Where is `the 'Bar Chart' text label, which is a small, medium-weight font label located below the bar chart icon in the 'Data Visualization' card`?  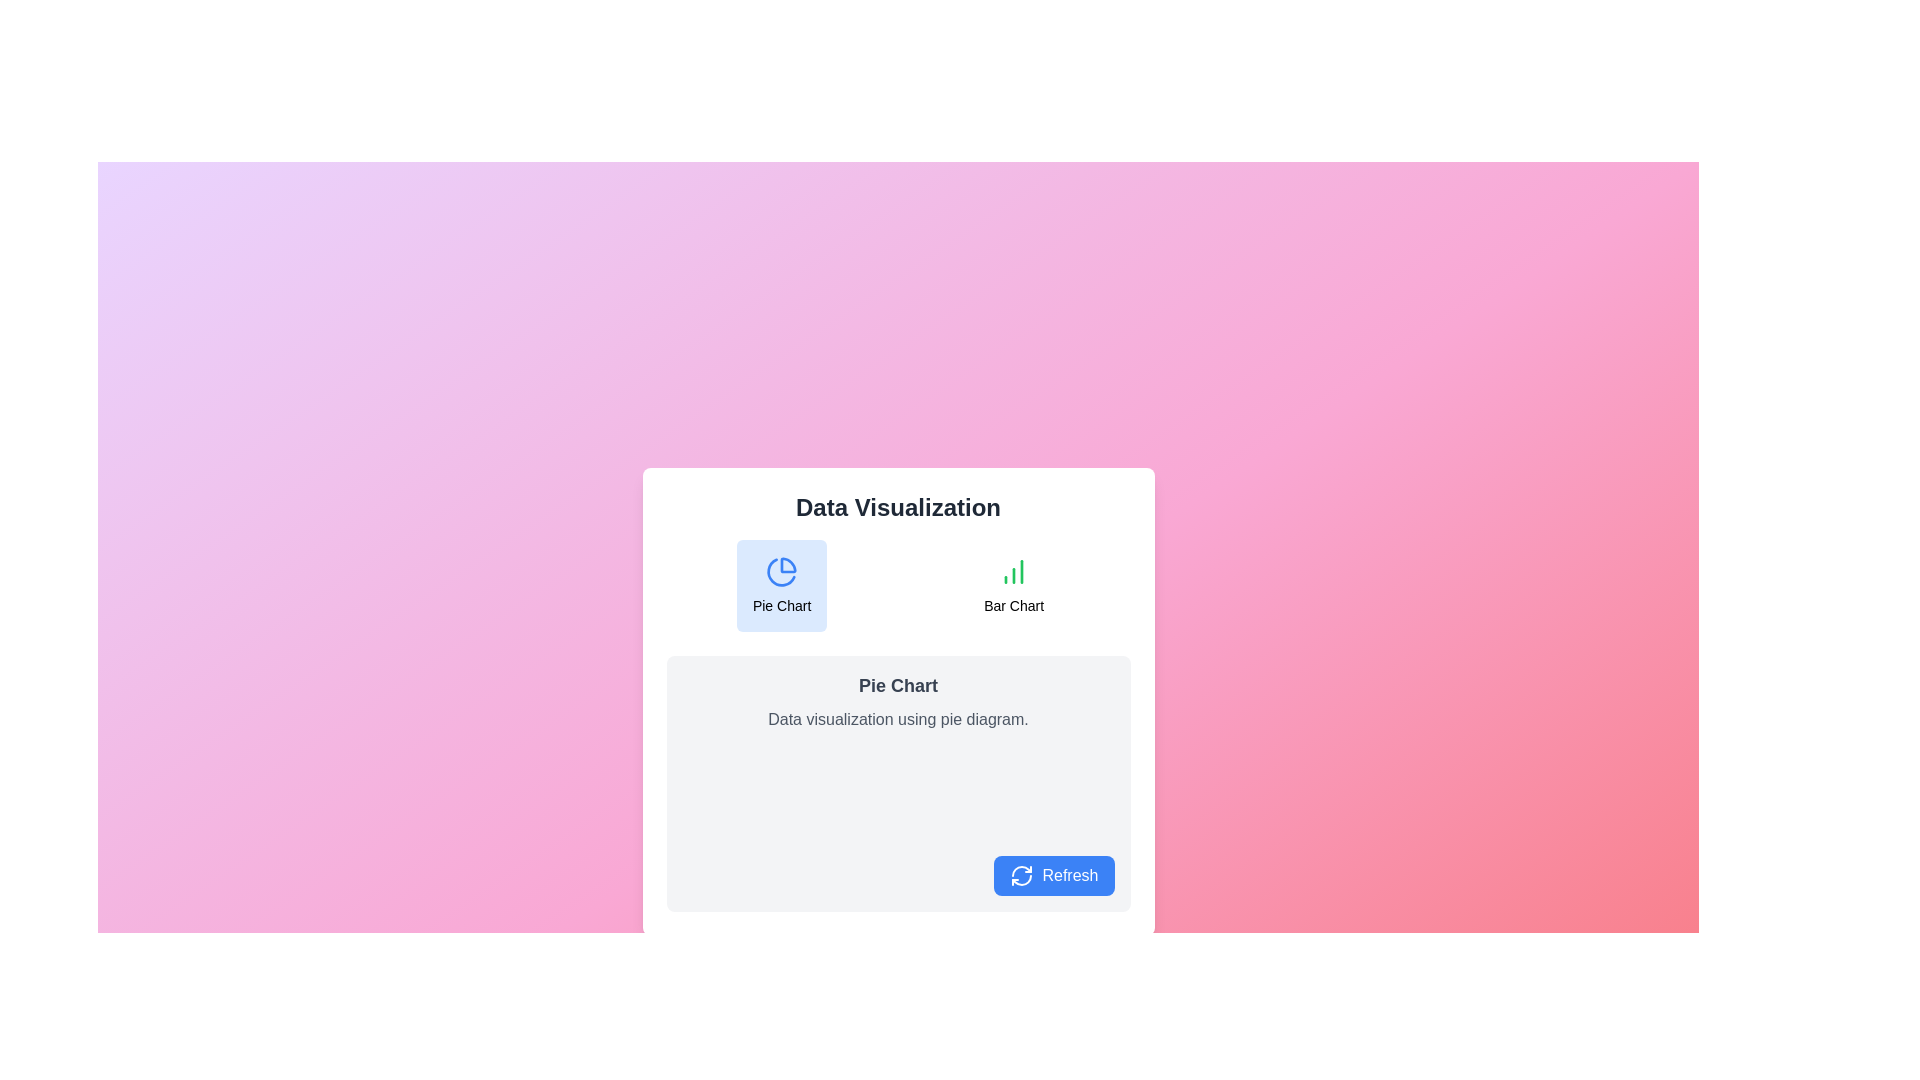 the 'Bar Chart' text label, which is a small, medium-weight font label located below the bar chart icon in the 'Data Visualization' card is located at coordinates (1014, 604).